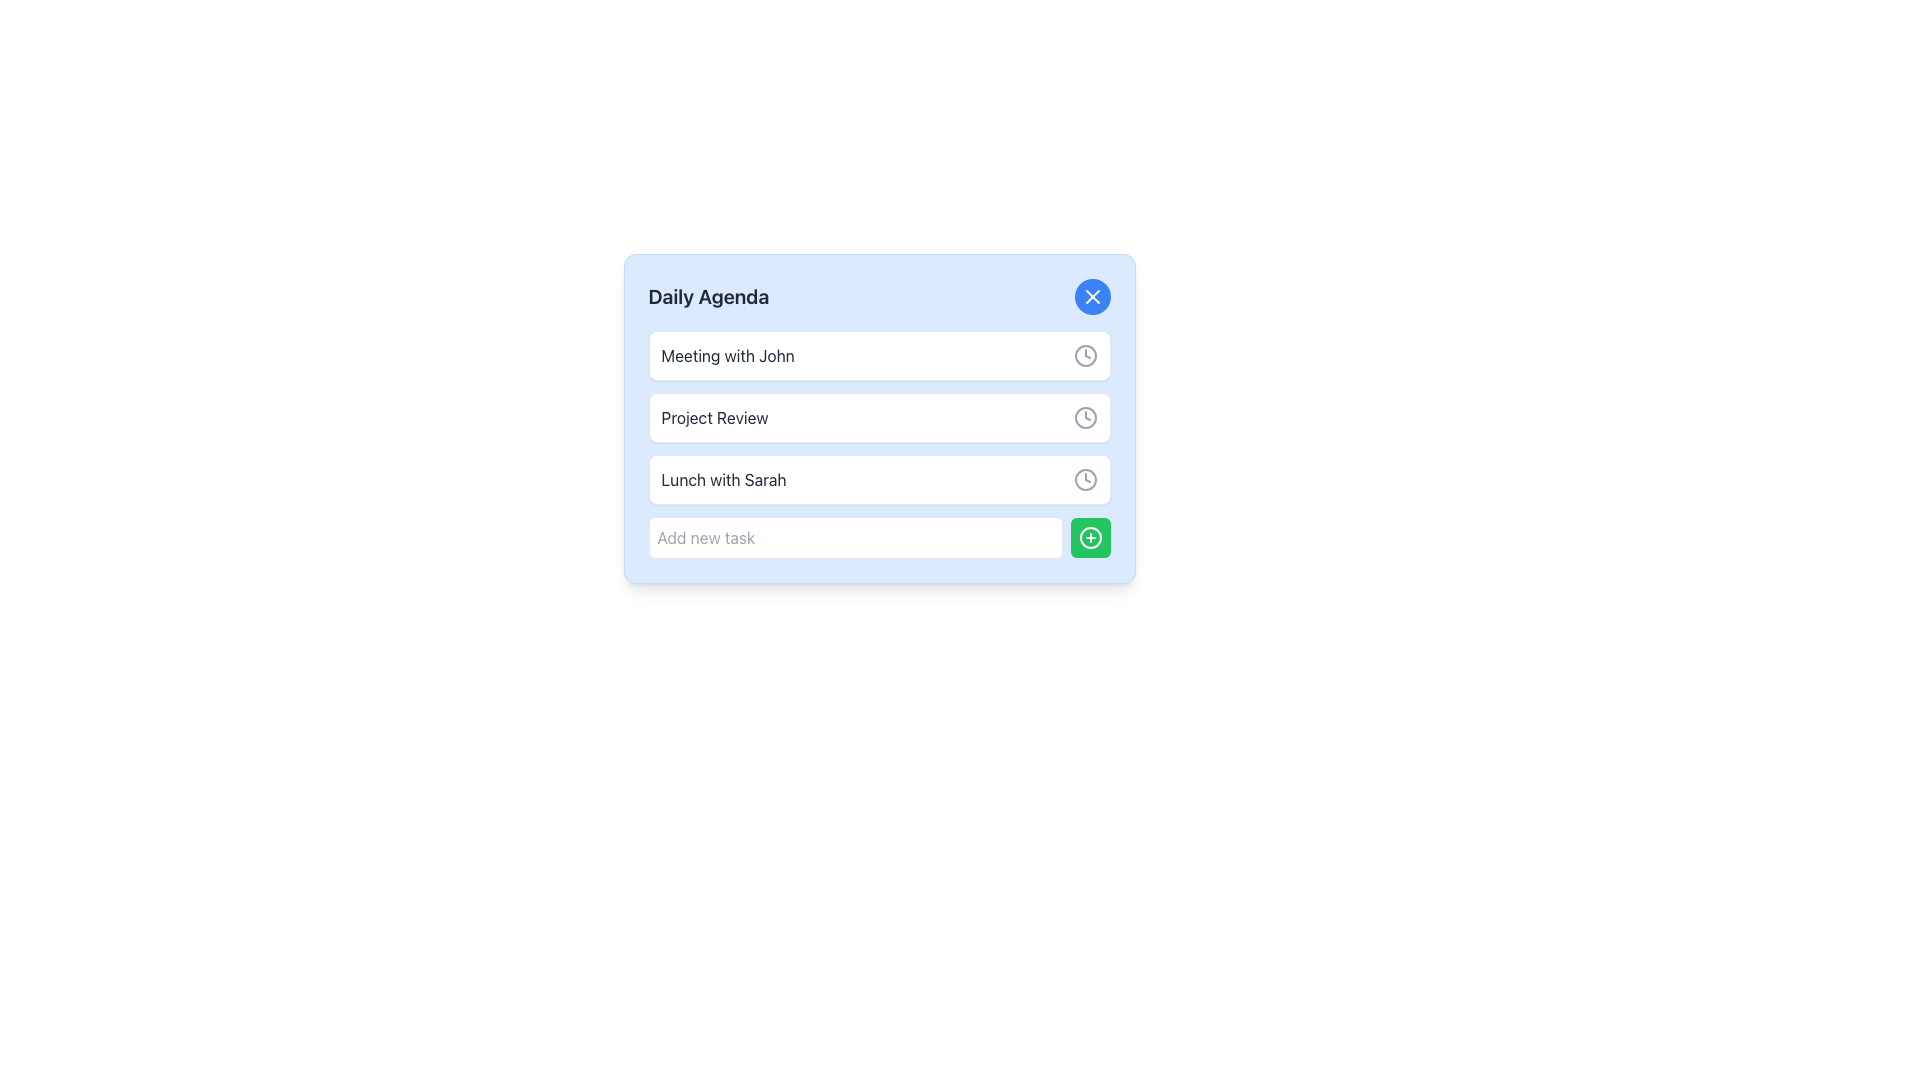  I want to click on the 'Daily Agenda' header text, which is displayed in bold, extra-large dark-gray font at the top of the panel, so click(708, 297).